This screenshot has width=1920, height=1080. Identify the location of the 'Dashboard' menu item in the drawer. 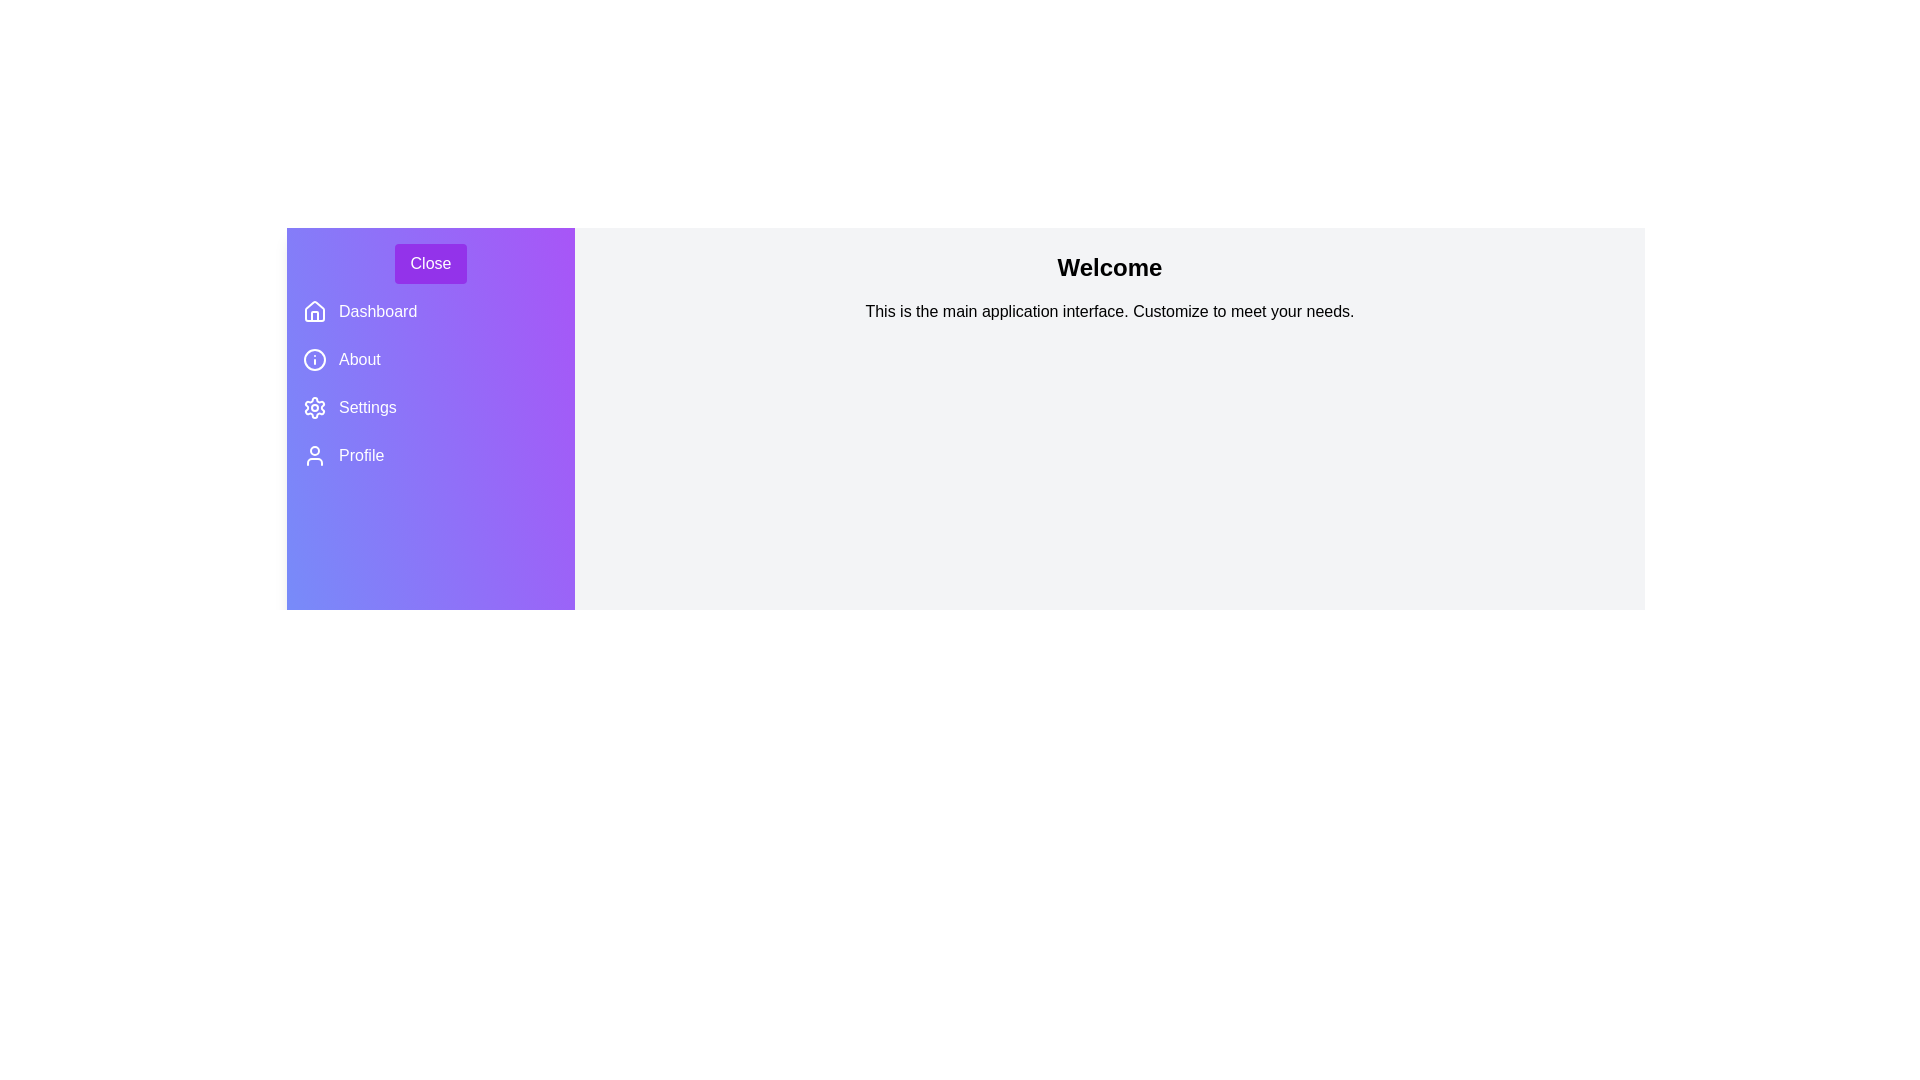
(378, 312).